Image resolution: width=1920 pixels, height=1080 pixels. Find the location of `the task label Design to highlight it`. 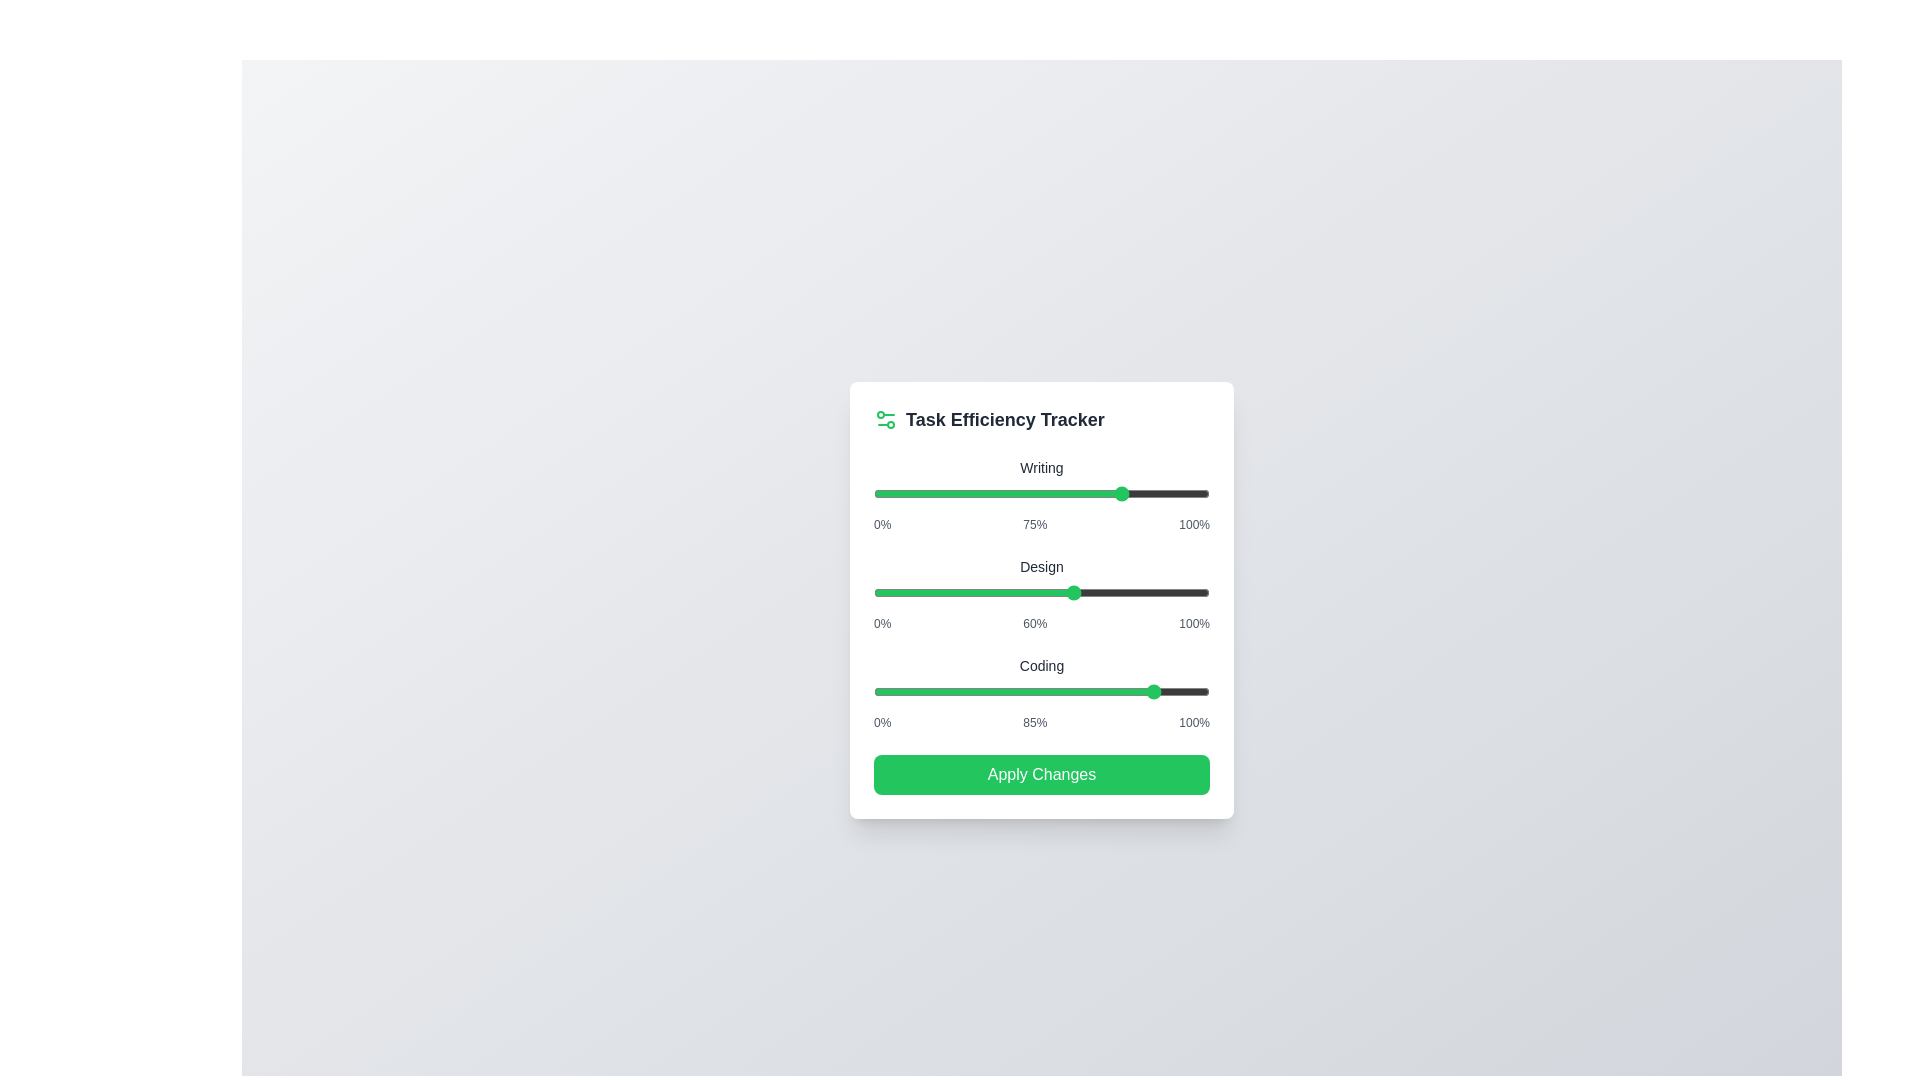

the task label Design to highlight it is located at coordinates (1040, 566).